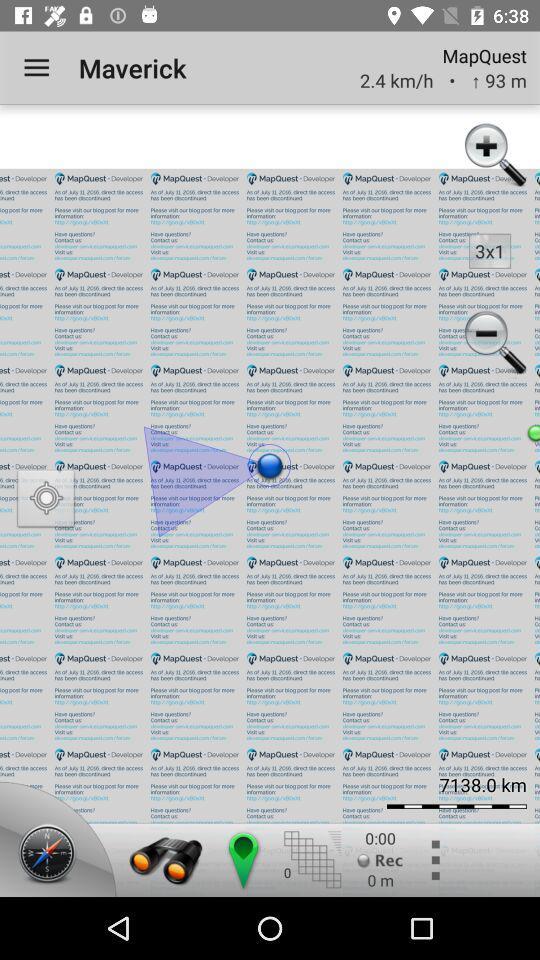  Describe the element at coordinates (36, 68) in the screenshot. I see `the item to the left of the maverick item` at that location.